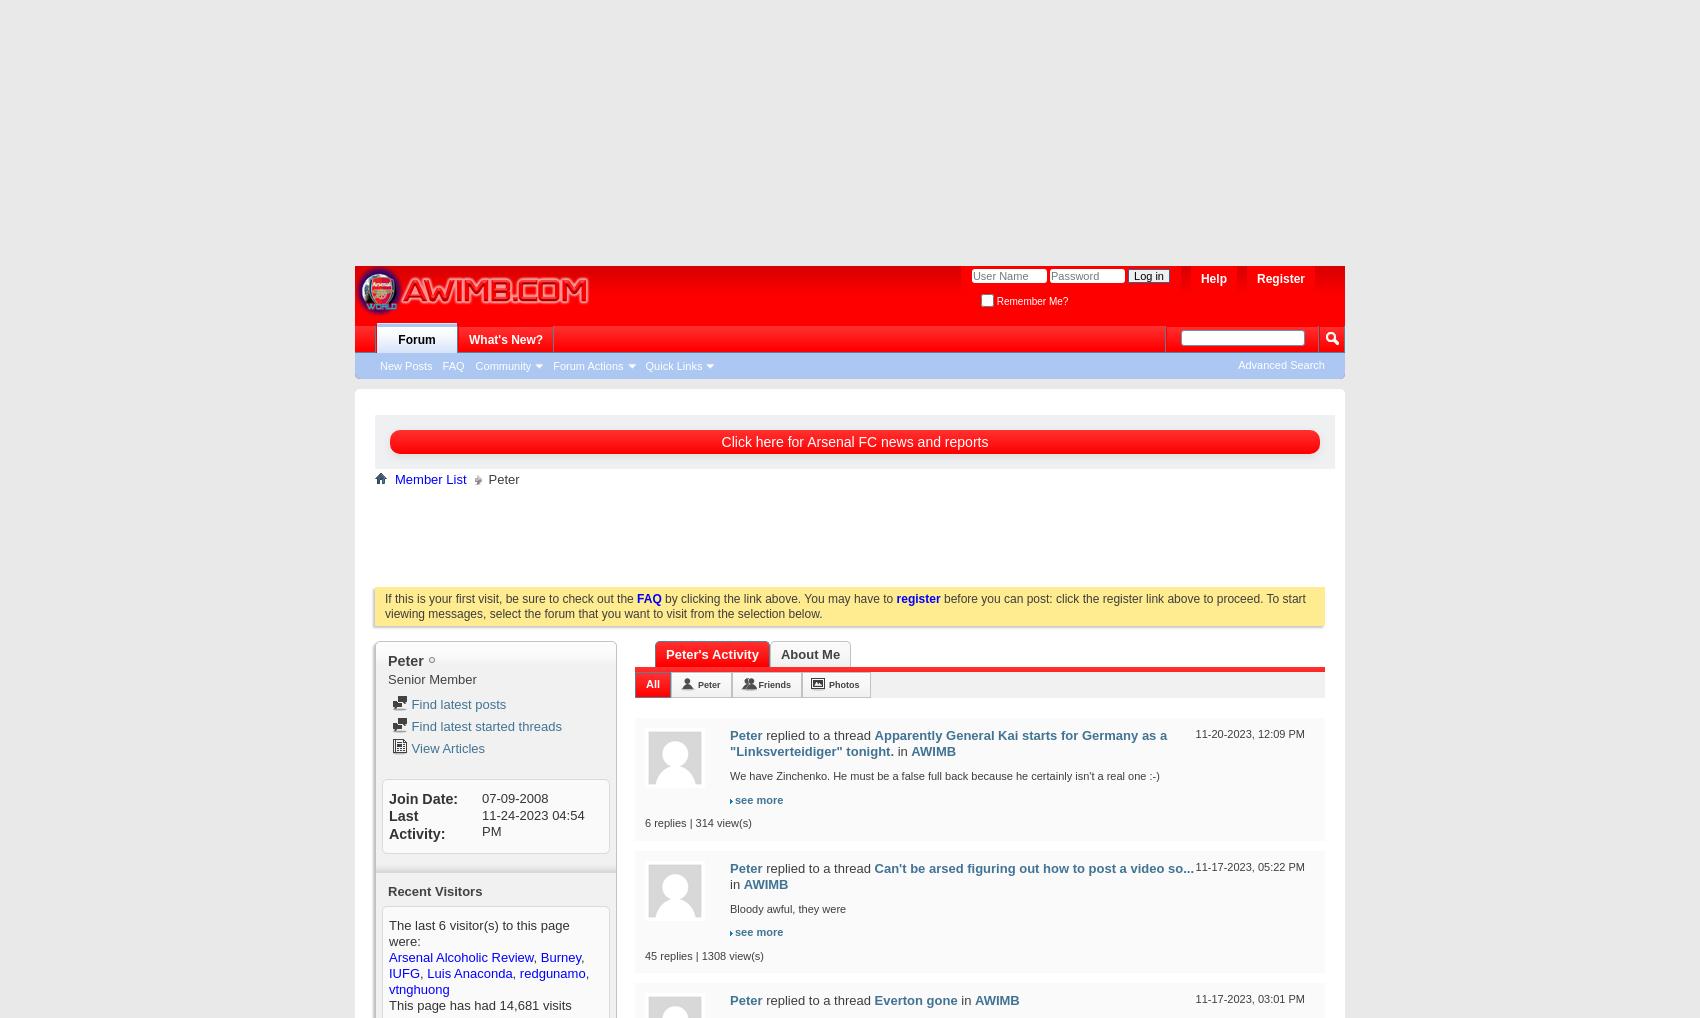 The width and height of the screenshot is (1700, 1018). Describe the element at coordinates (644, 364) in the screenshot. I see `'Quick Links'` at that location.